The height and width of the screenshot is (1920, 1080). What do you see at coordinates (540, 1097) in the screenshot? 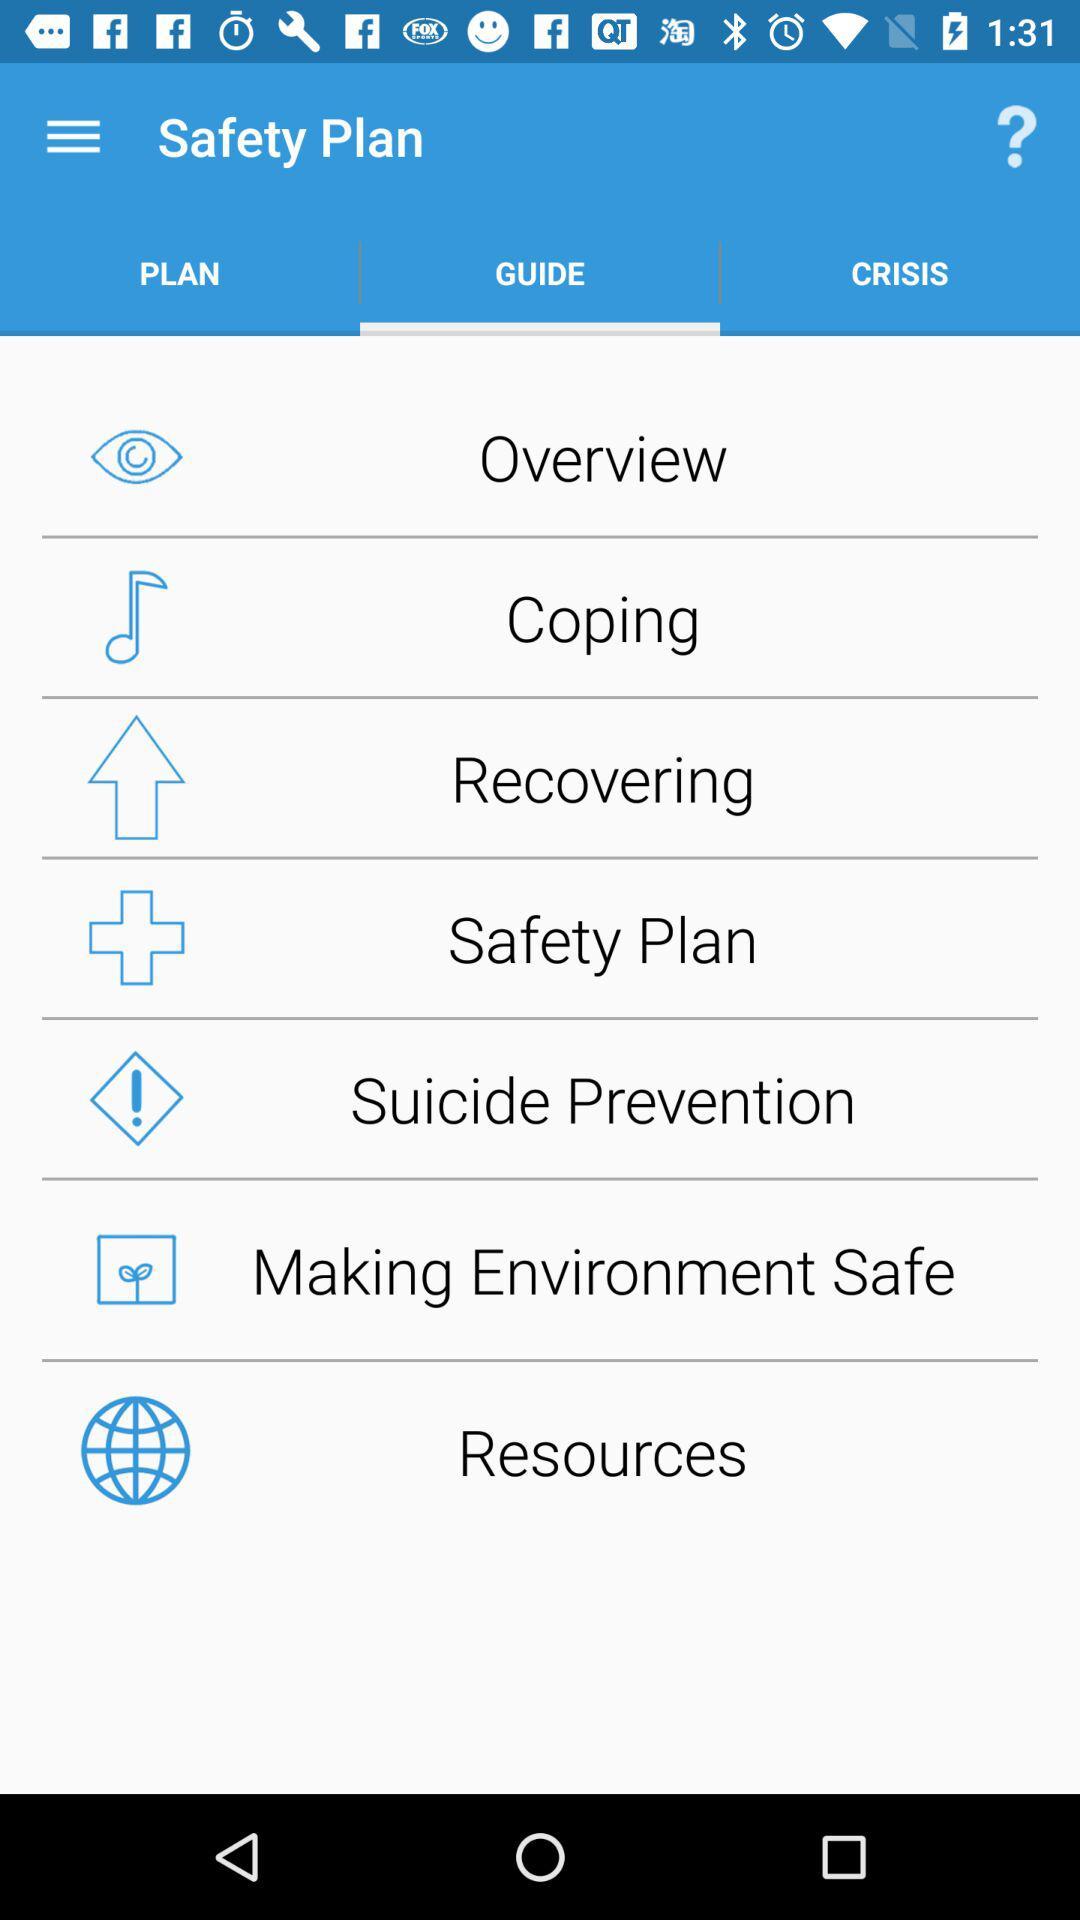
I see `suicide prevention` at bounding box center [540, 1097].